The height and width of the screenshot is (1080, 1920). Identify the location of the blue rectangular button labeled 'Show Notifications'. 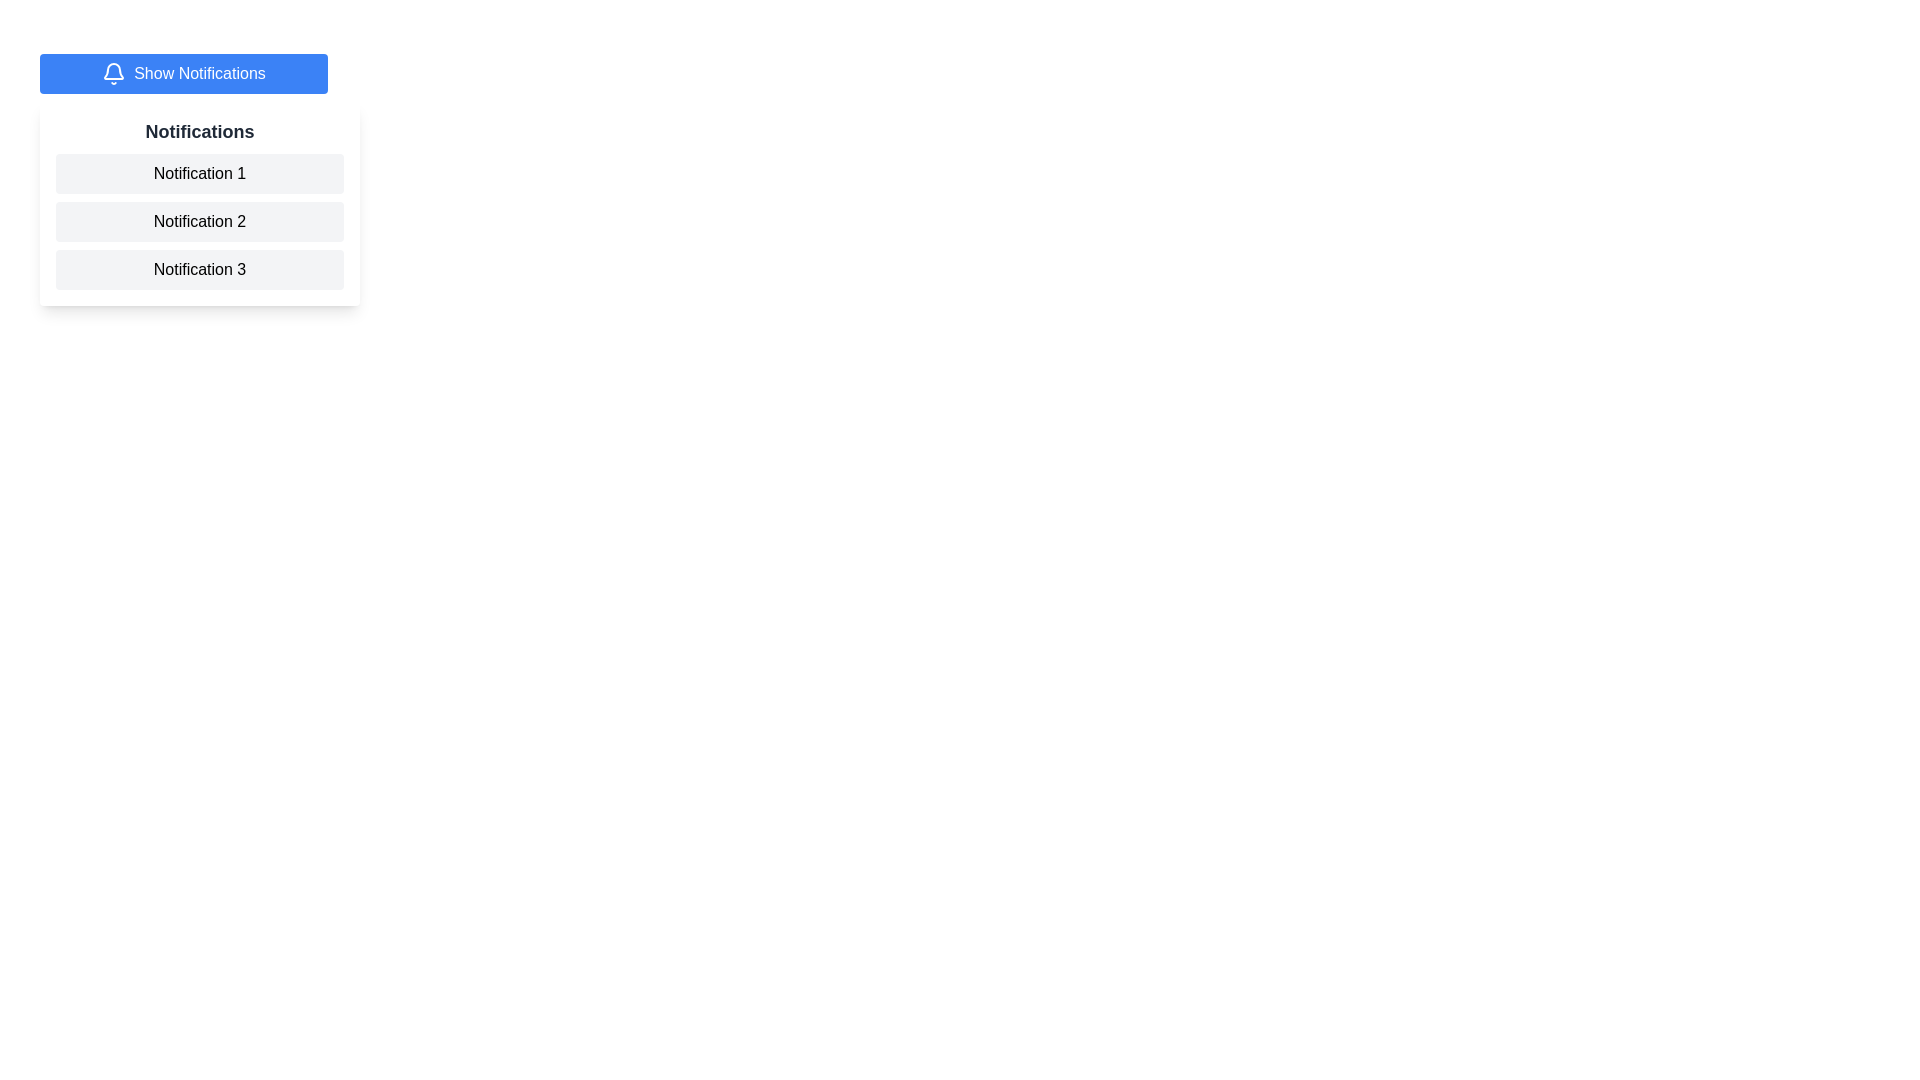
(183, 72).